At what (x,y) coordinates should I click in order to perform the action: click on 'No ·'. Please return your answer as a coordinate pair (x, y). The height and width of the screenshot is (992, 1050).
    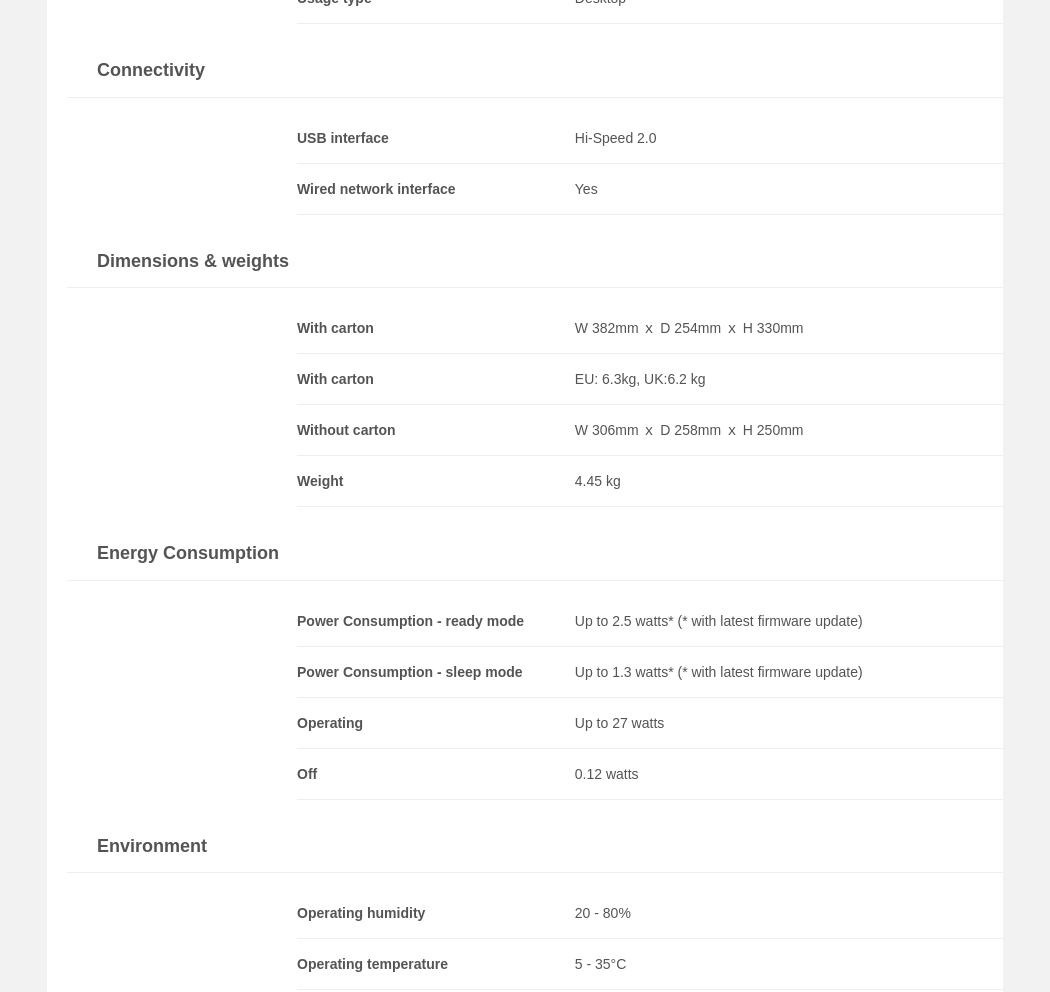
    Looking at the image, I should click on (477, 456).